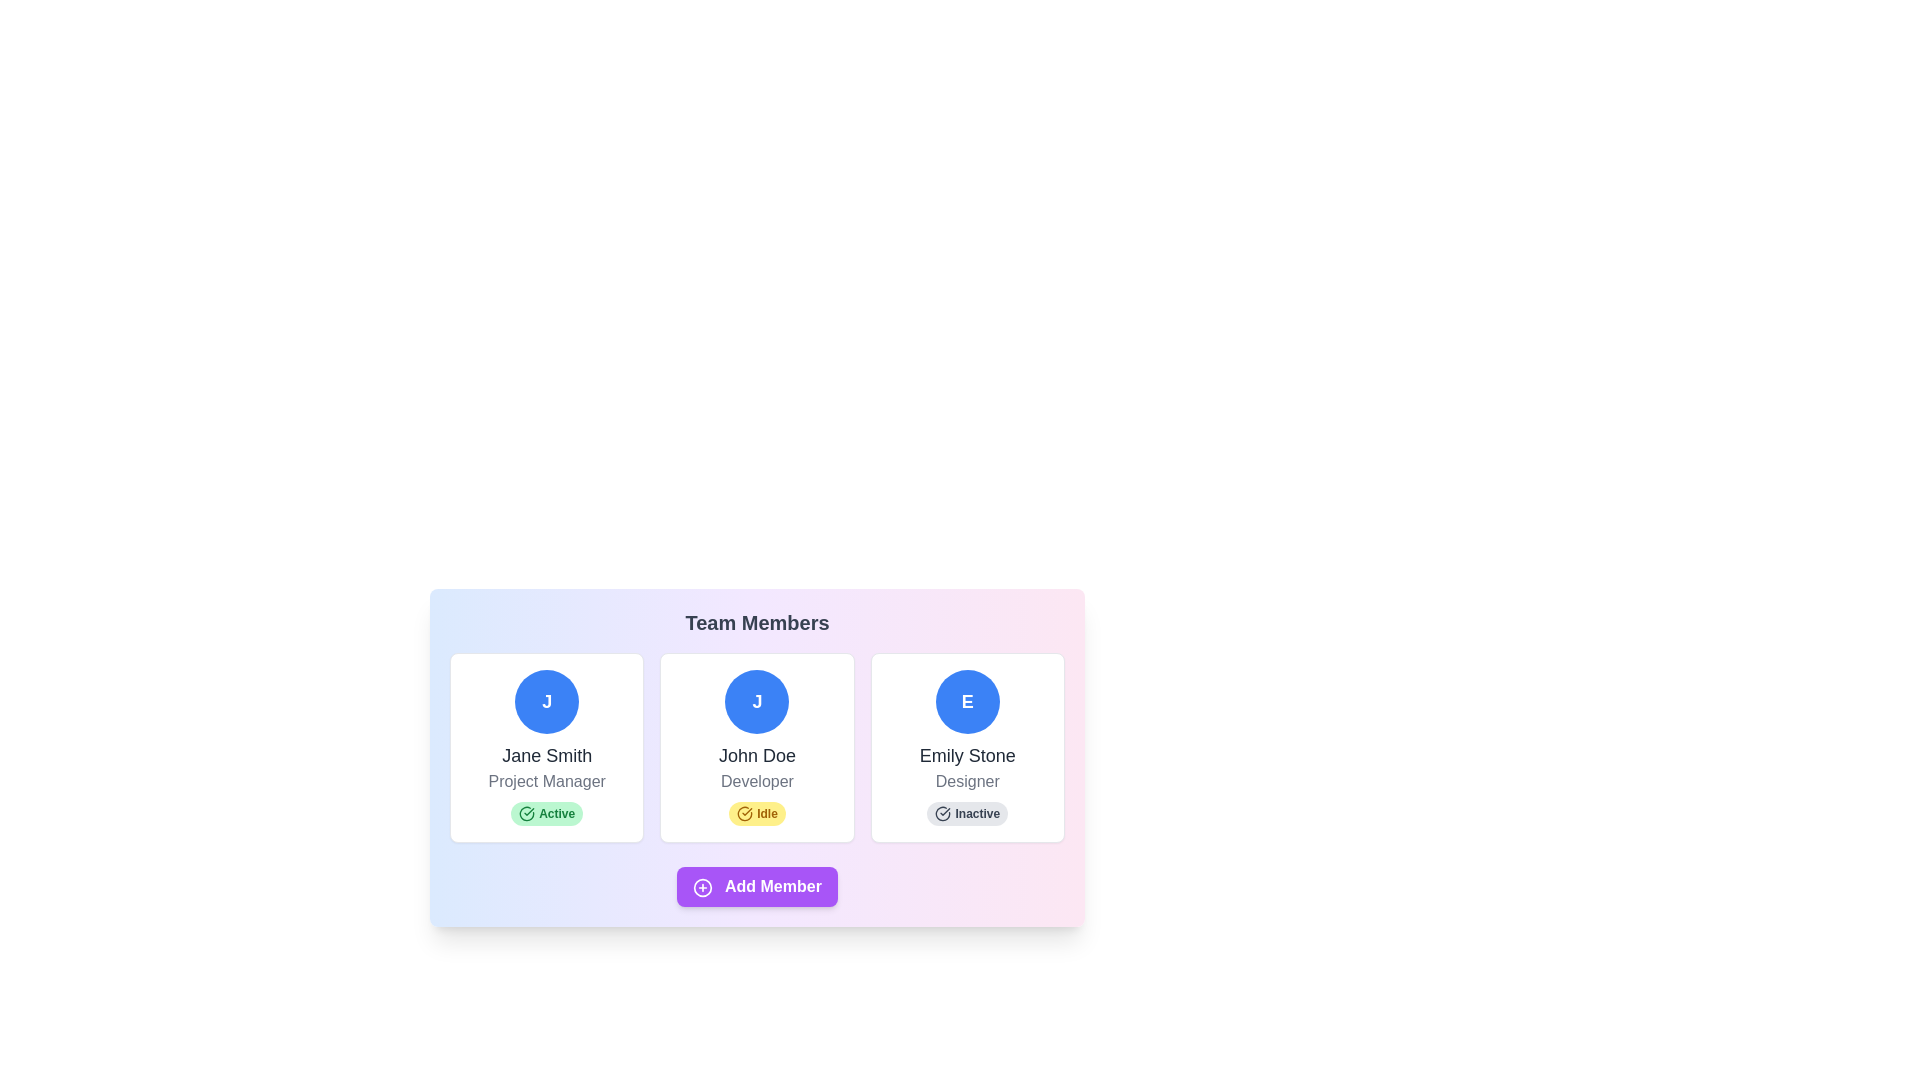  Describe the element at coordinates (703, 886) in the screenshot. I see `the circular part of the 'Add Member' icon, located in the lower middle region of the application's group of interactive buttons` at that location.